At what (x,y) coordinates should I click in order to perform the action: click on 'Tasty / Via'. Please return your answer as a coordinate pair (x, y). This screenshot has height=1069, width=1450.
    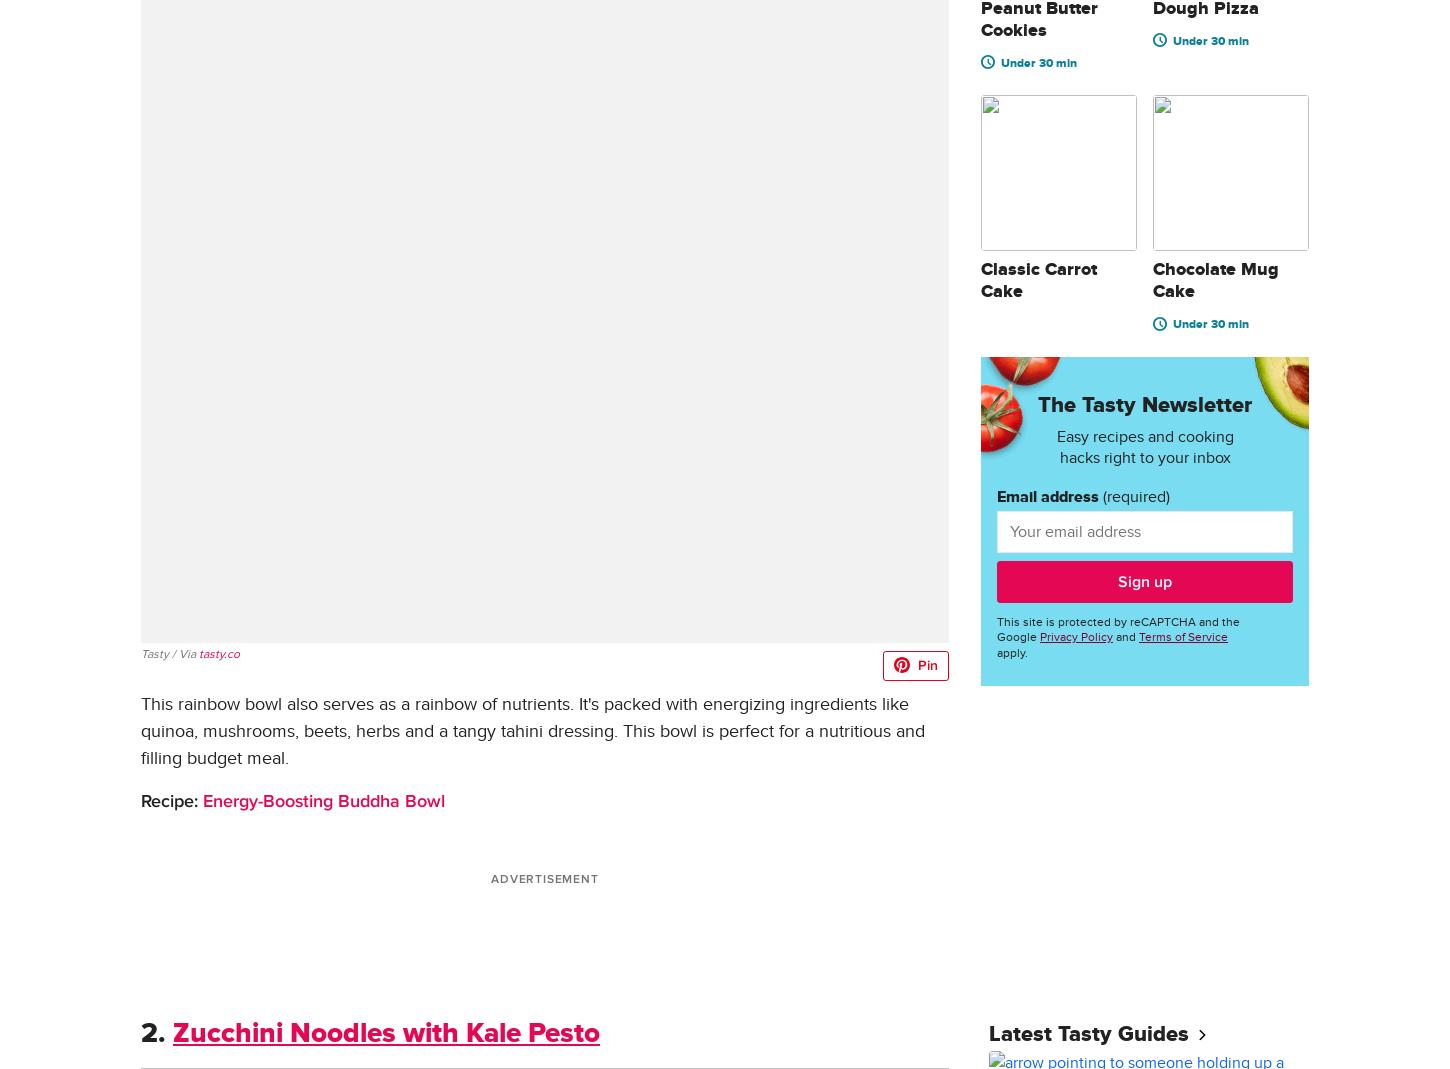
    Looking at the image, I should click on (168, 653).